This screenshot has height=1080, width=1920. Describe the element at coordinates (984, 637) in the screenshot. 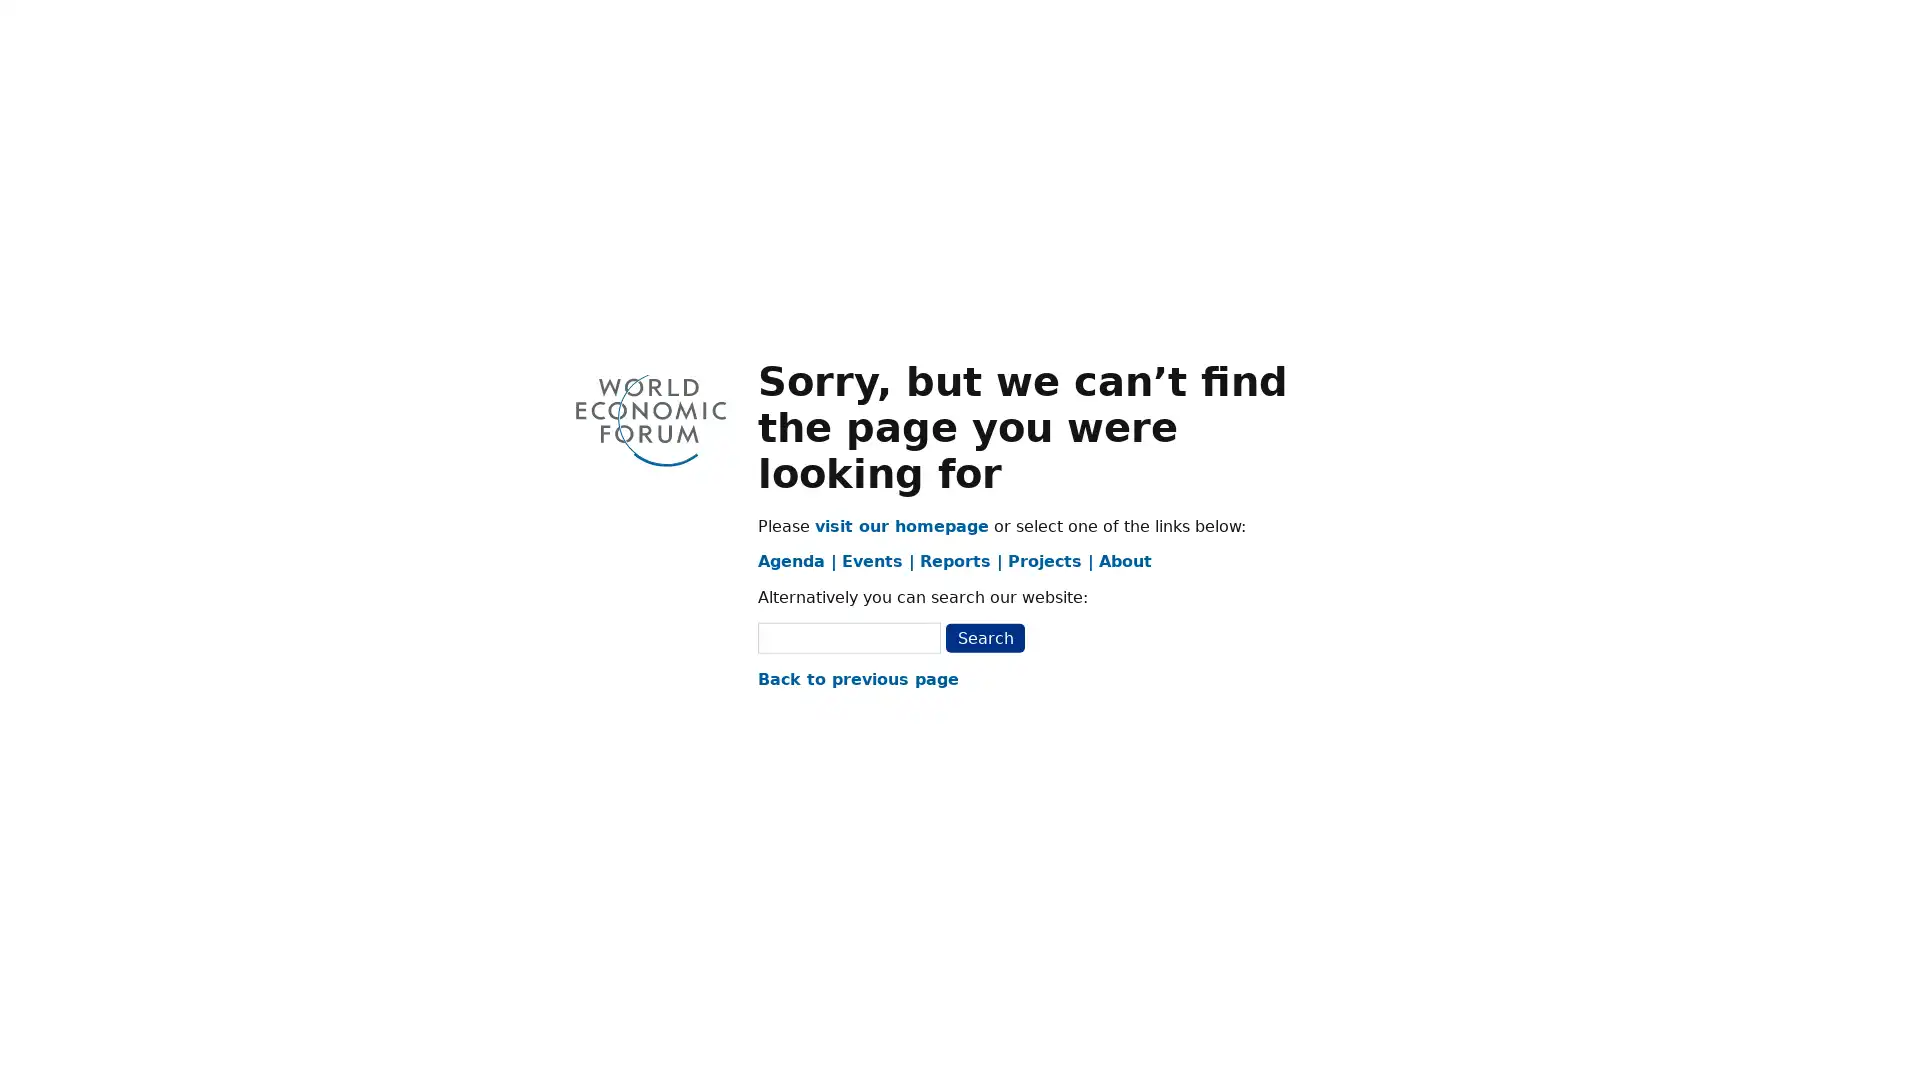

I see `Search` at that location.